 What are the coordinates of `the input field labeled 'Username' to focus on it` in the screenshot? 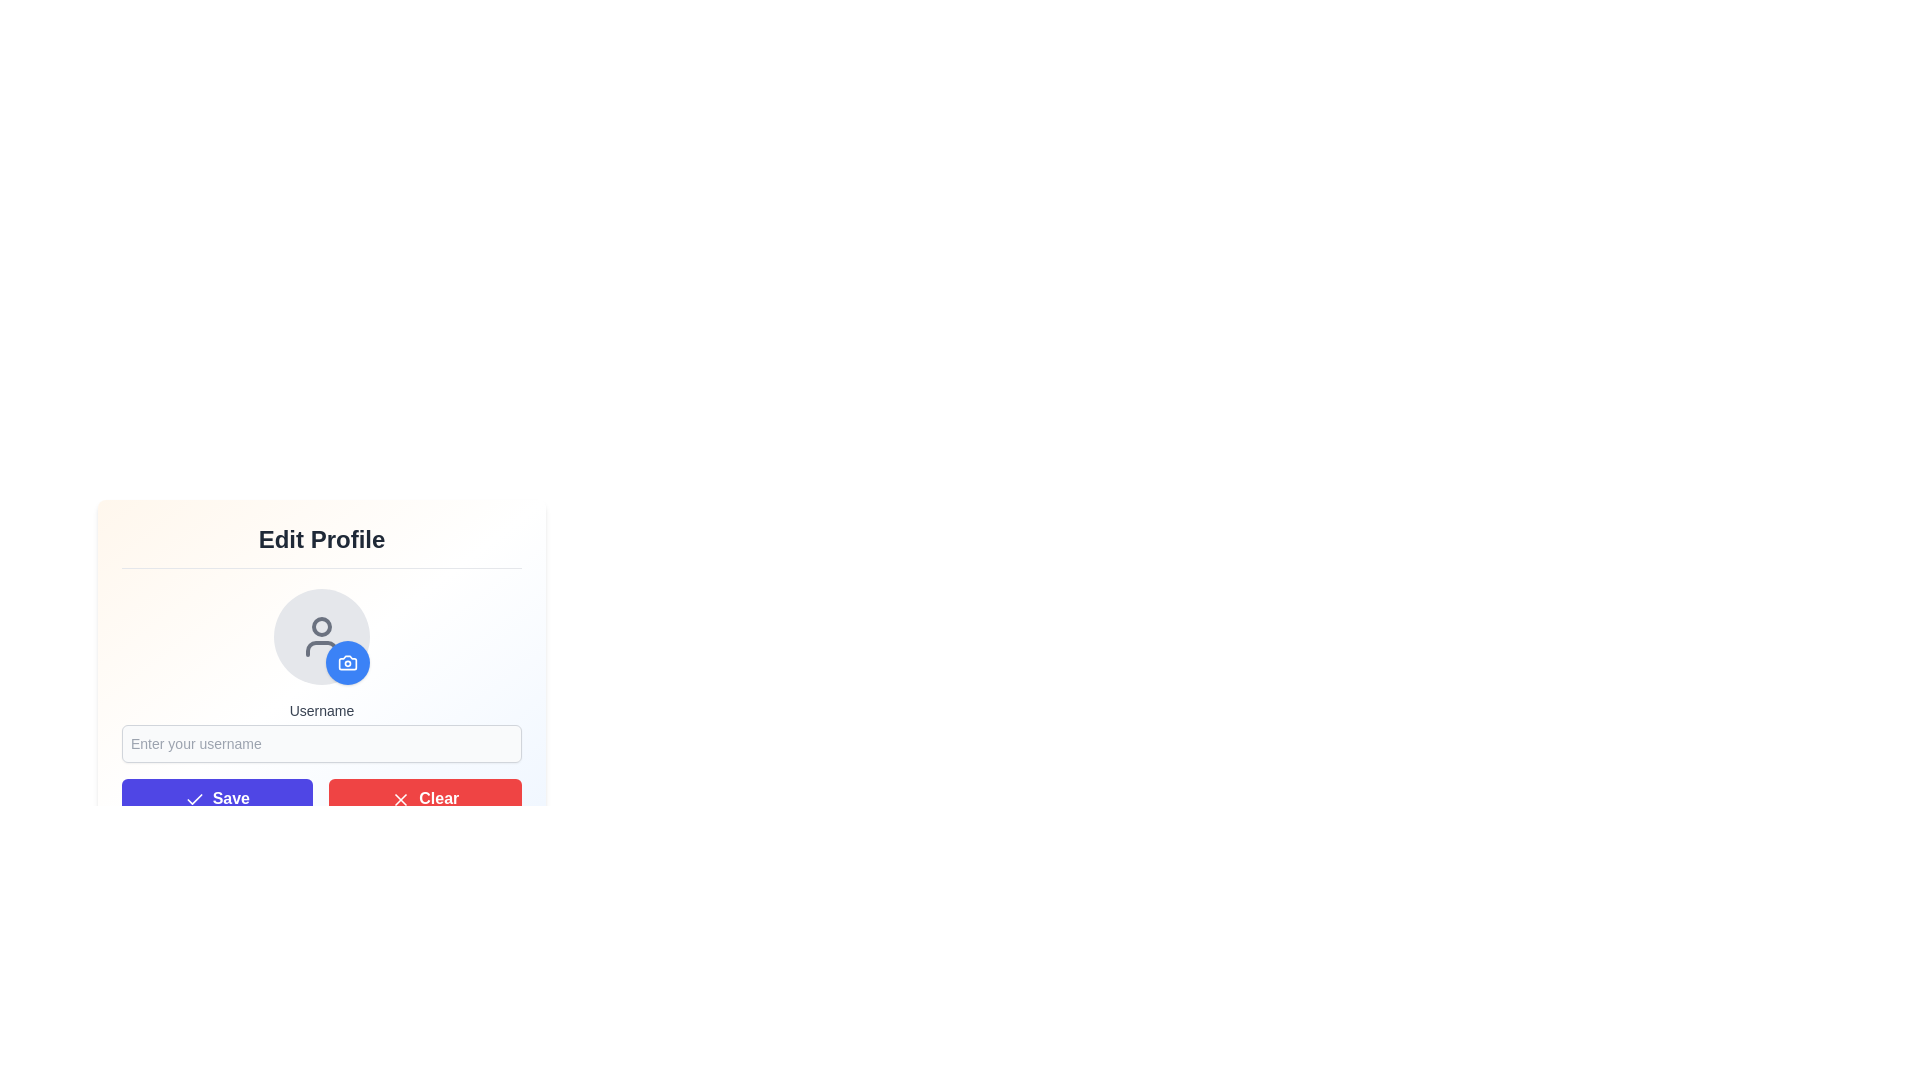 It's located at (321, 732).